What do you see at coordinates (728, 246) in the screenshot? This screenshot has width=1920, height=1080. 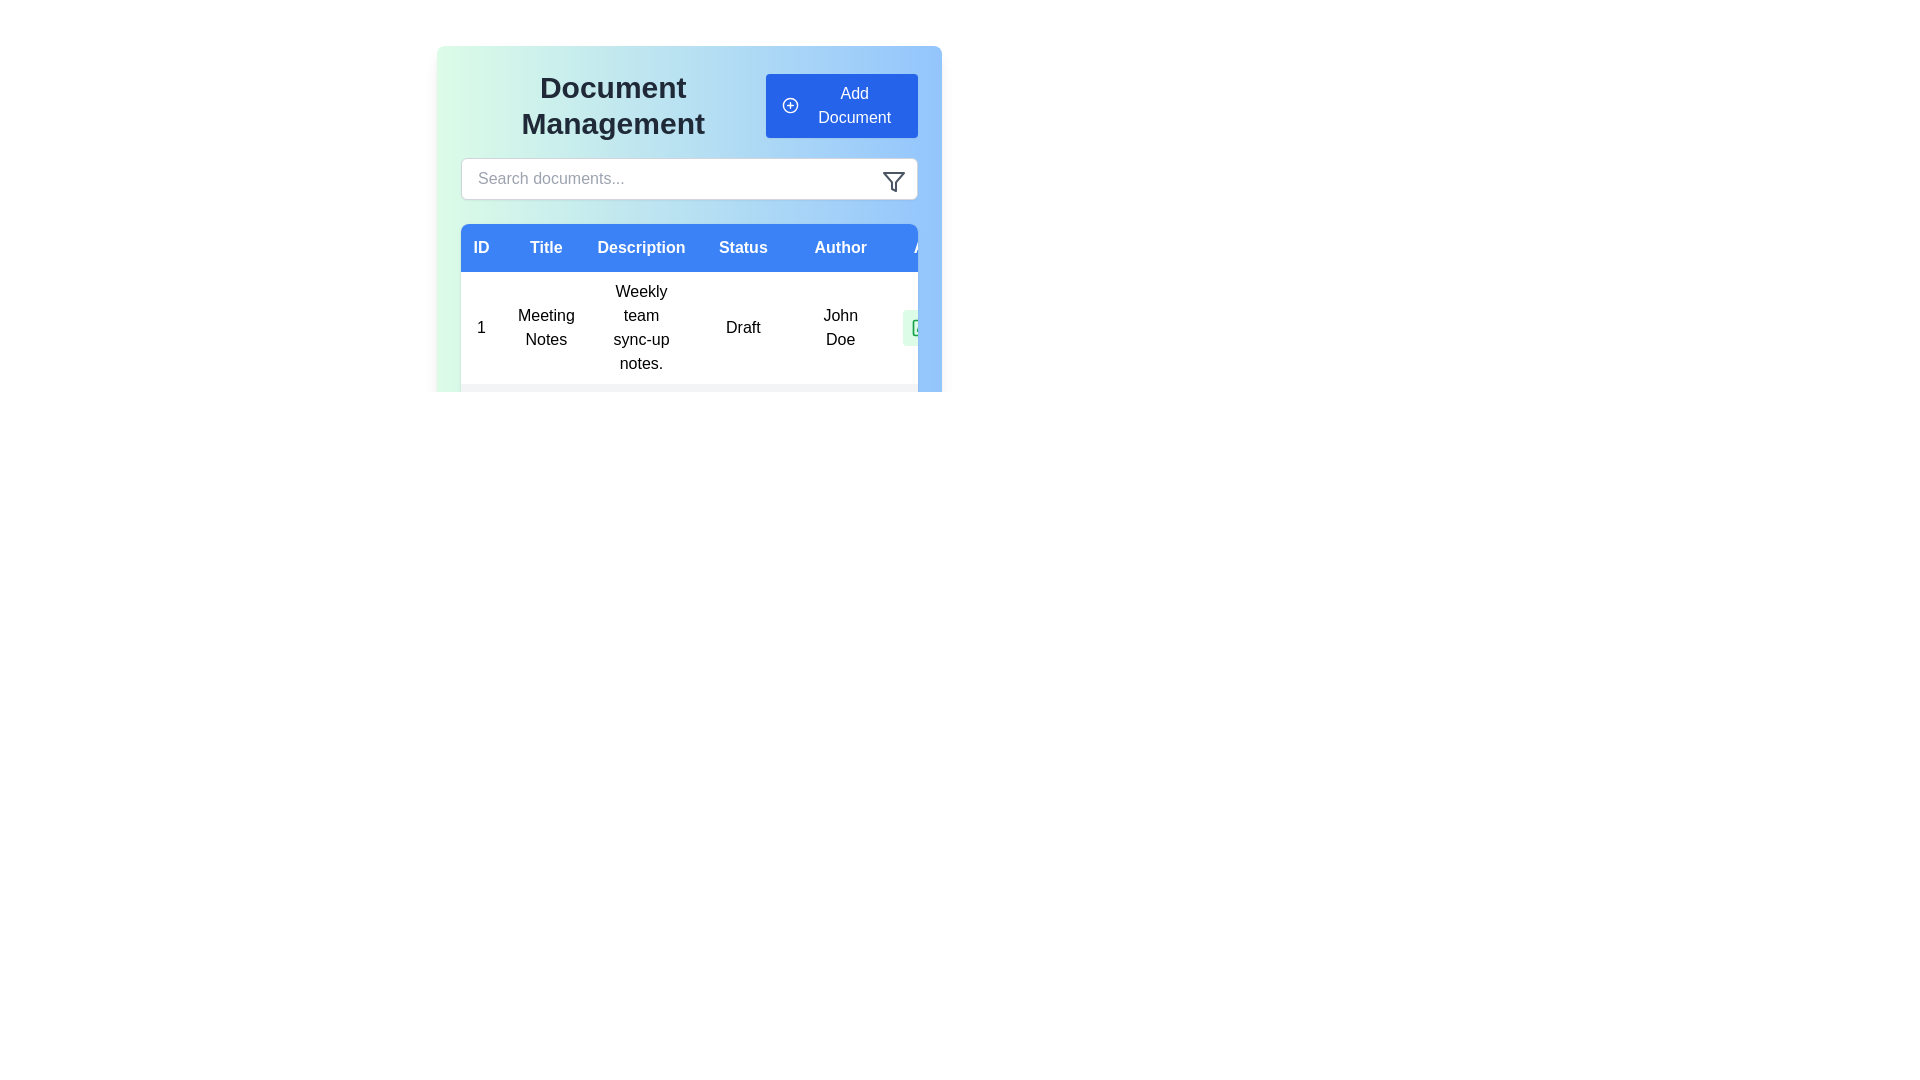 I see `the table header row, which has a blue background and contains the column headers 'ID', 'Title', 'Description', 'Status', 'Author', and 'Actions'` at bounding box center [728, 246].